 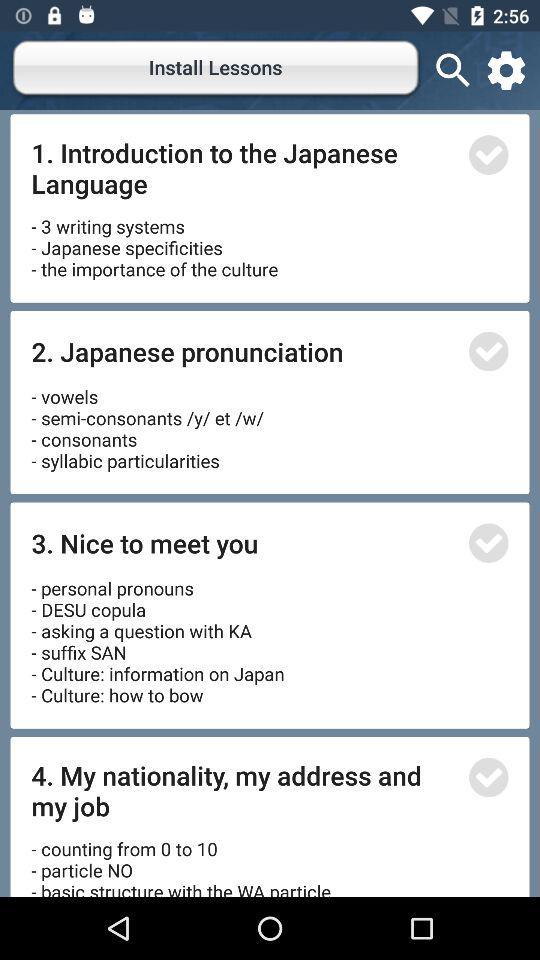 I want to click on the install lessons, so click(x=216, y=70).